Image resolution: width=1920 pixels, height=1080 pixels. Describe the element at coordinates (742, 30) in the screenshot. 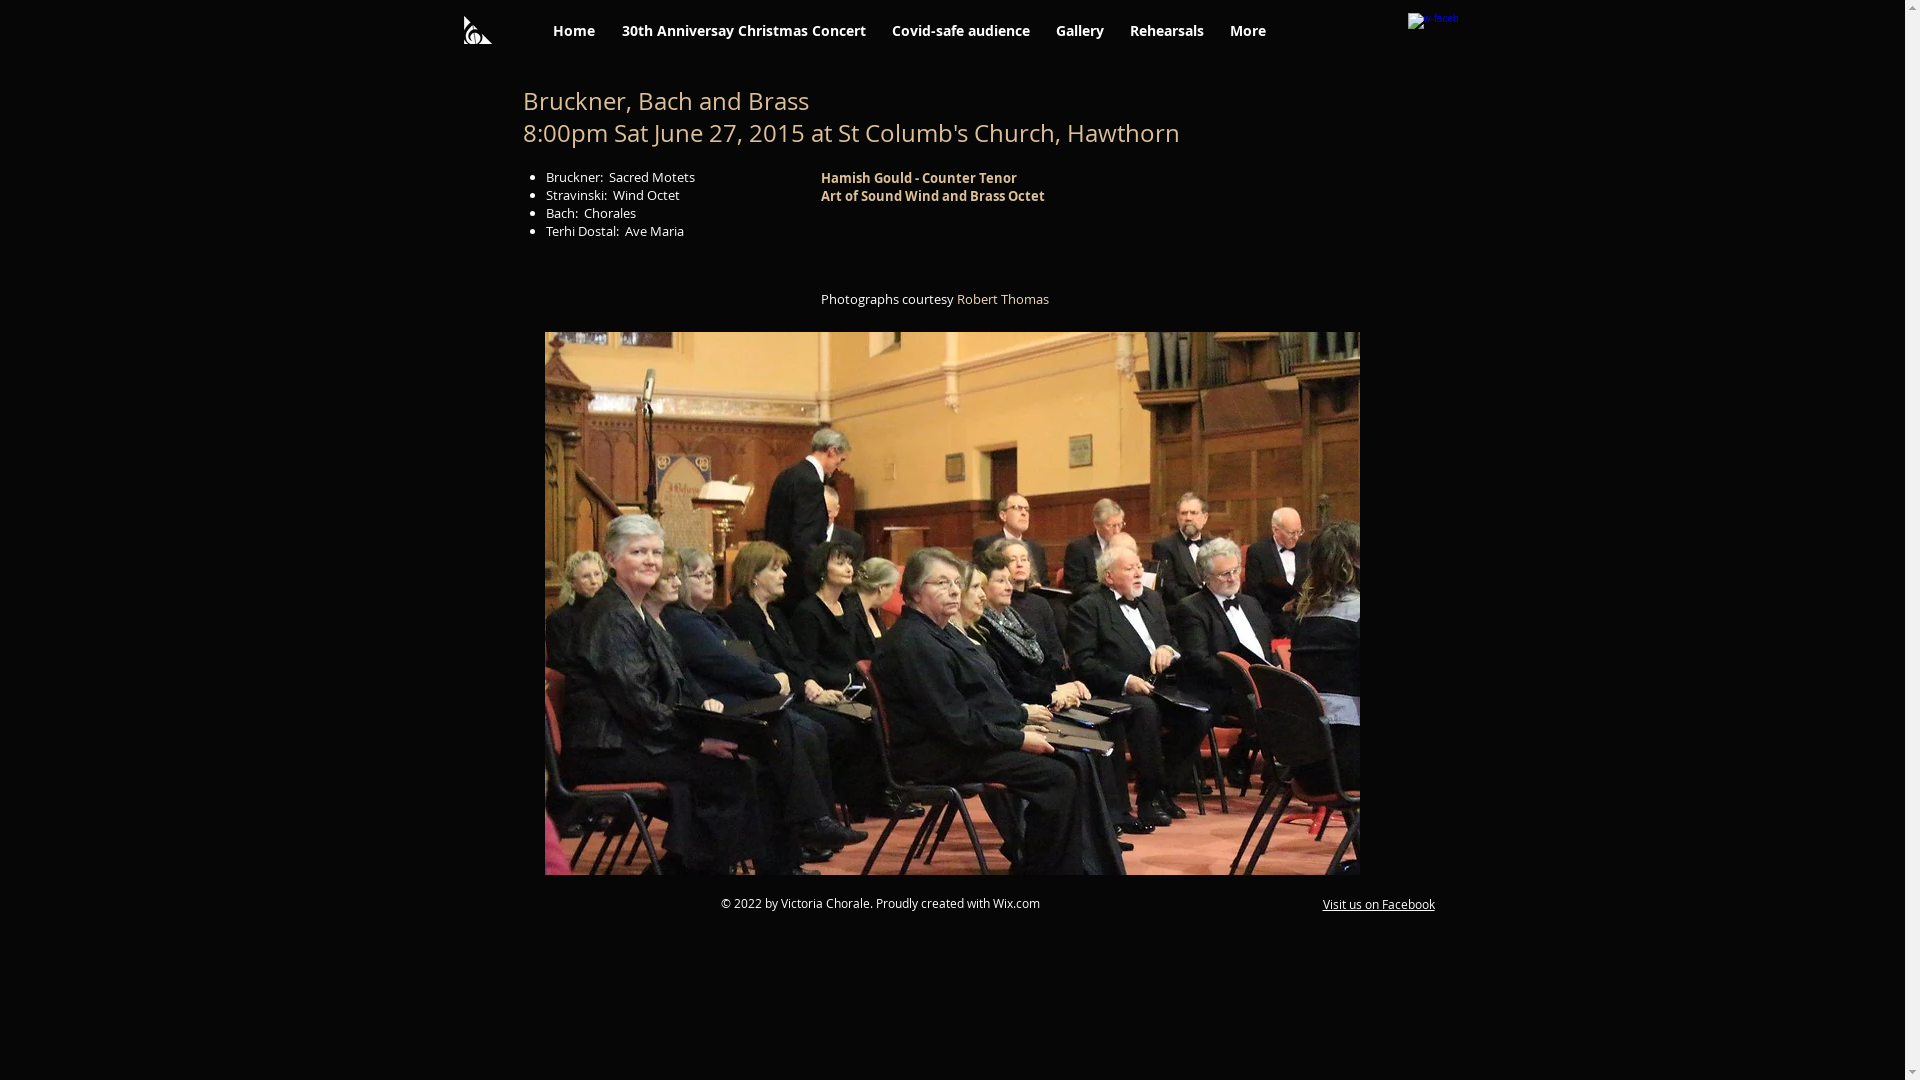

I see `'30th Anniversay Christmas Concert'` at that location.